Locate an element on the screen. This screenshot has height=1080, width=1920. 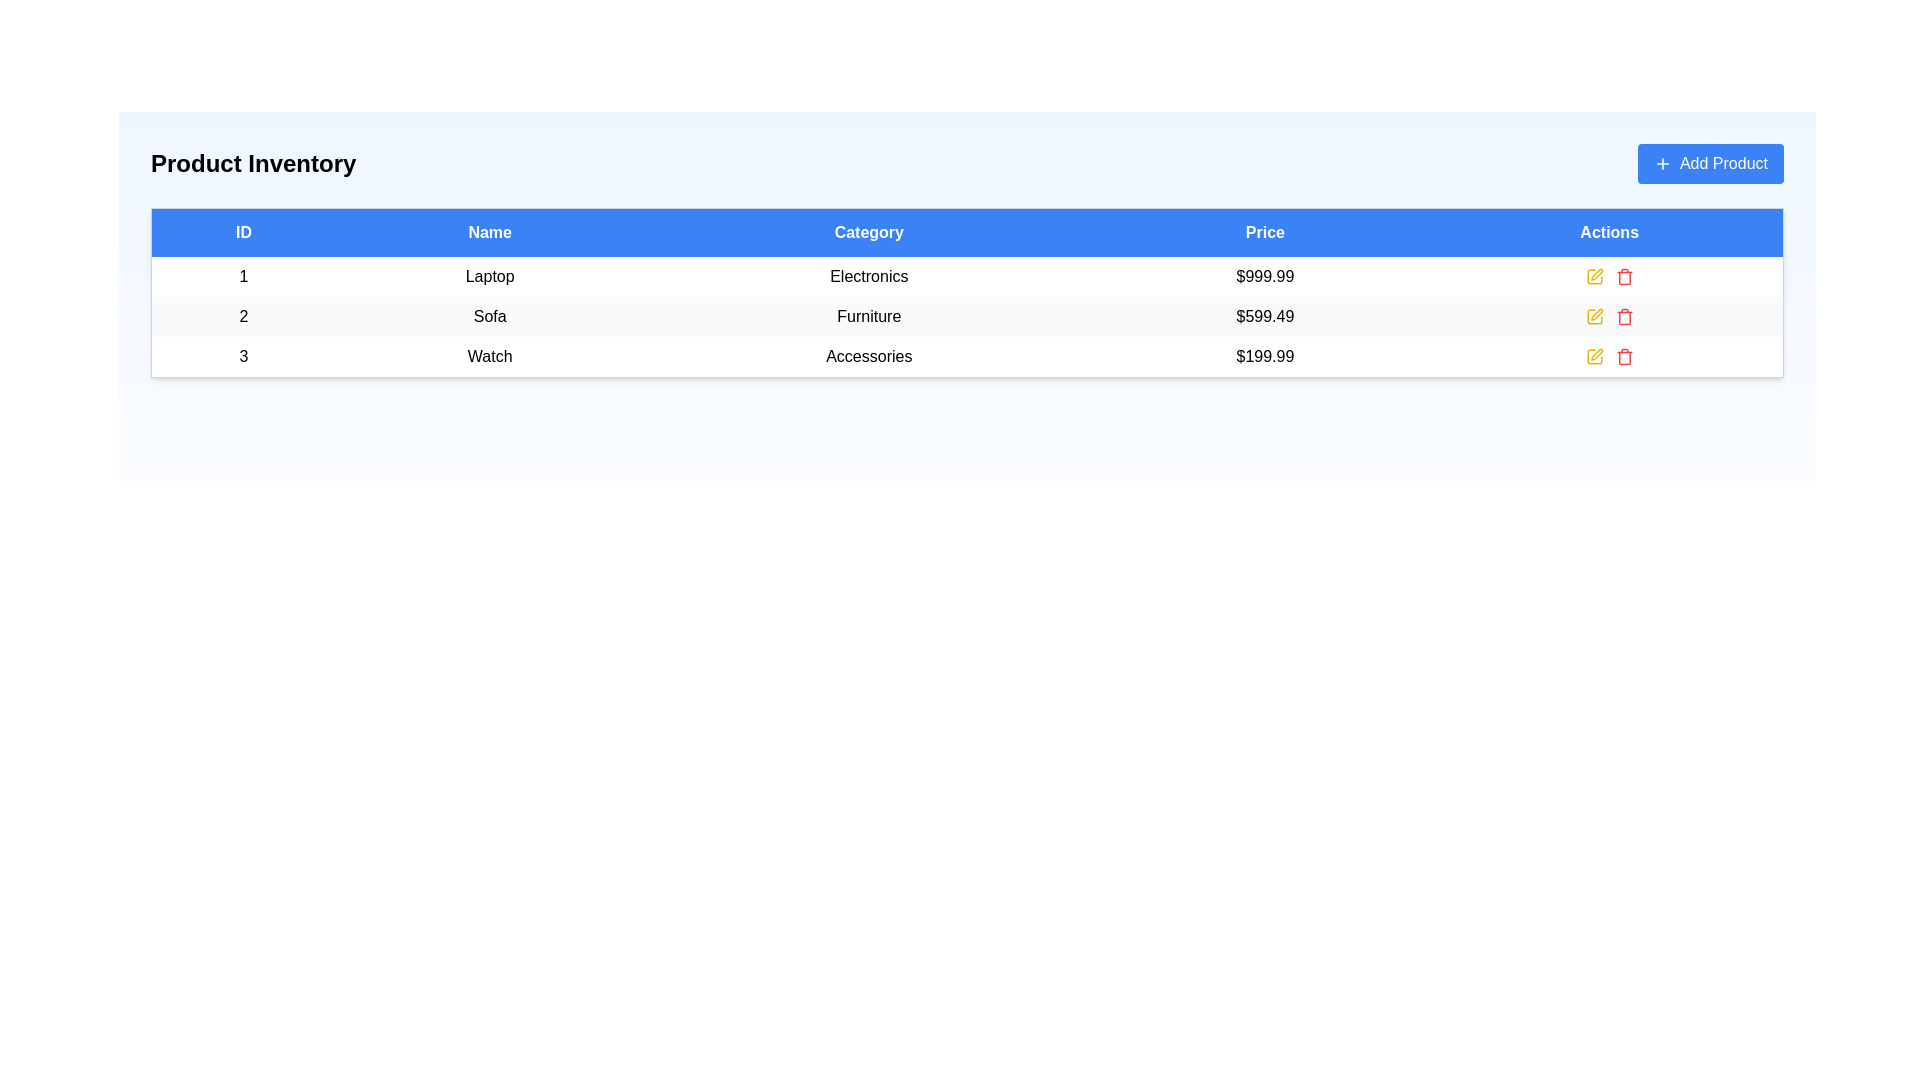
the 'Electronics' text label, which is a plain white label with black sans-serif text located in the third column of the first data row under the 'Category' header is located at coordinates (869, 277).